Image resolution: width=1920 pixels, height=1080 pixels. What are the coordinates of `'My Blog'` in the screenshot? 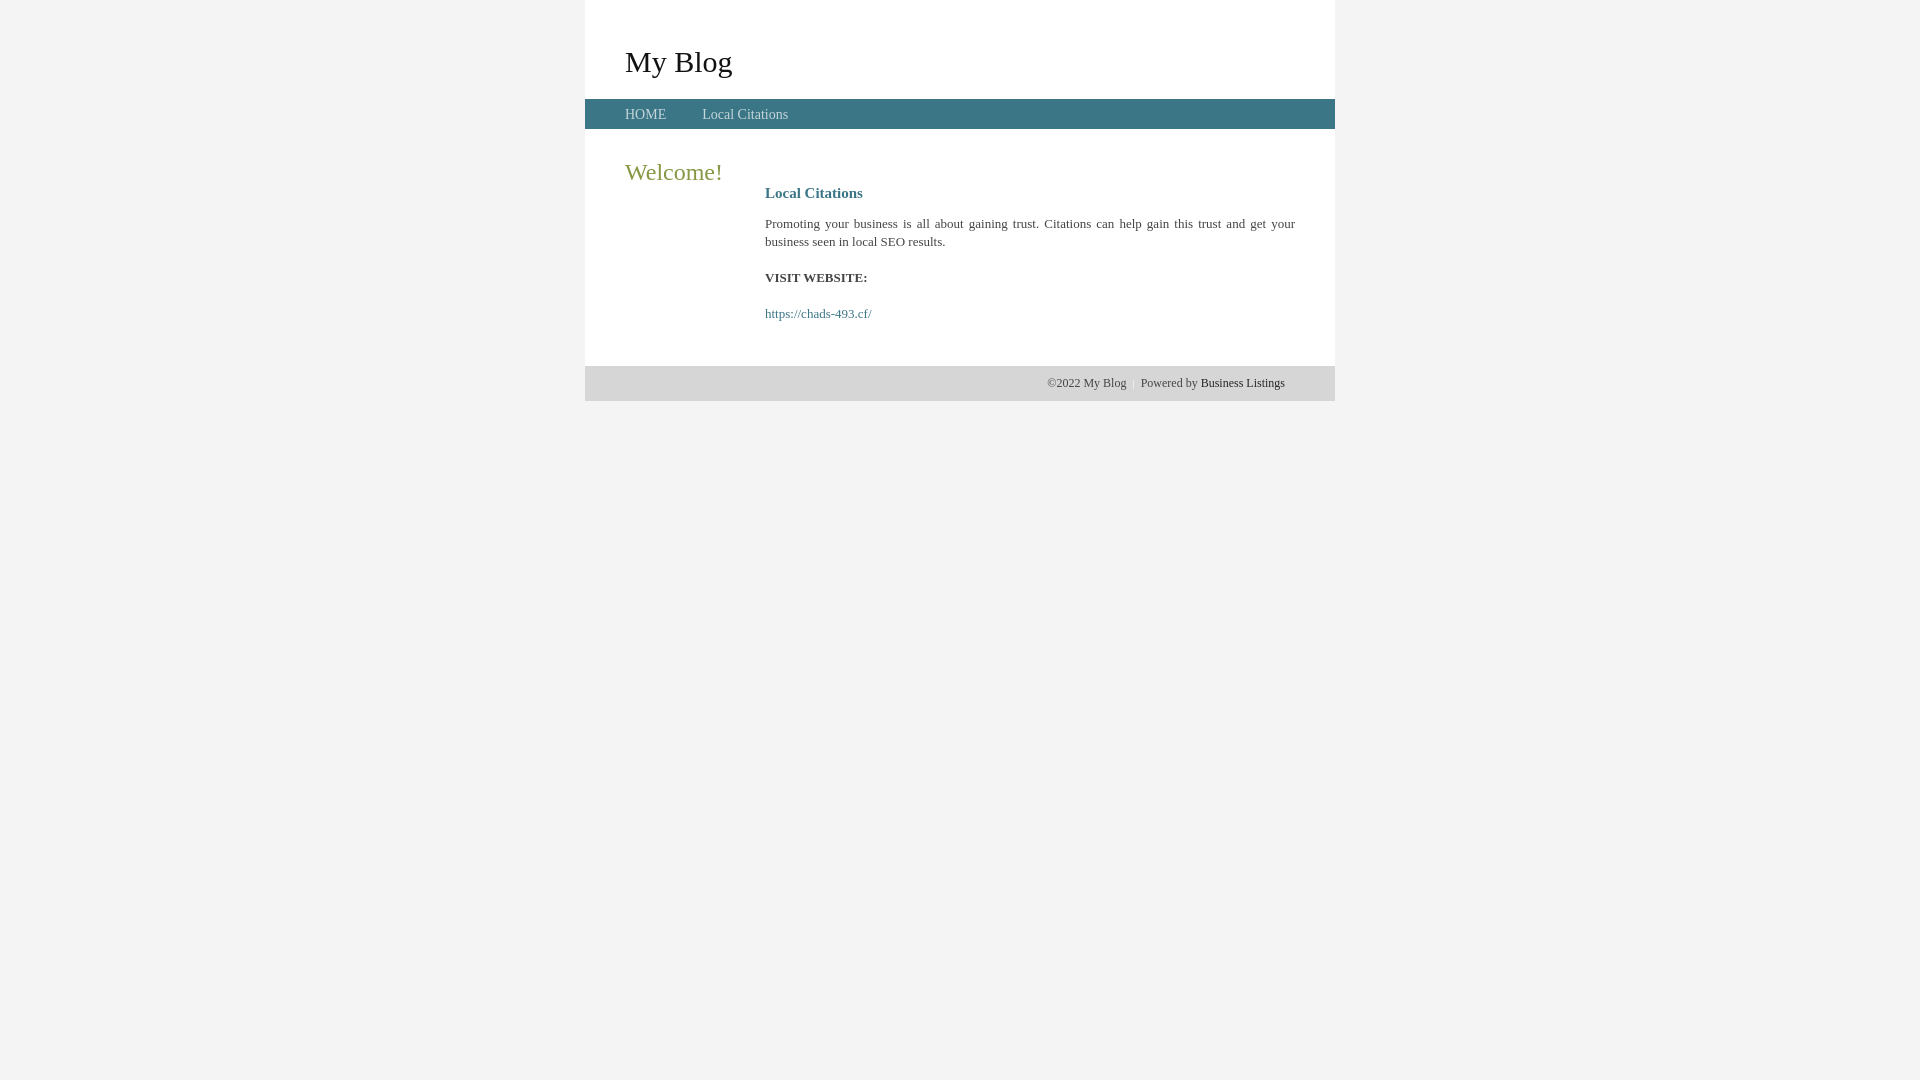 It's located at (678, 60).